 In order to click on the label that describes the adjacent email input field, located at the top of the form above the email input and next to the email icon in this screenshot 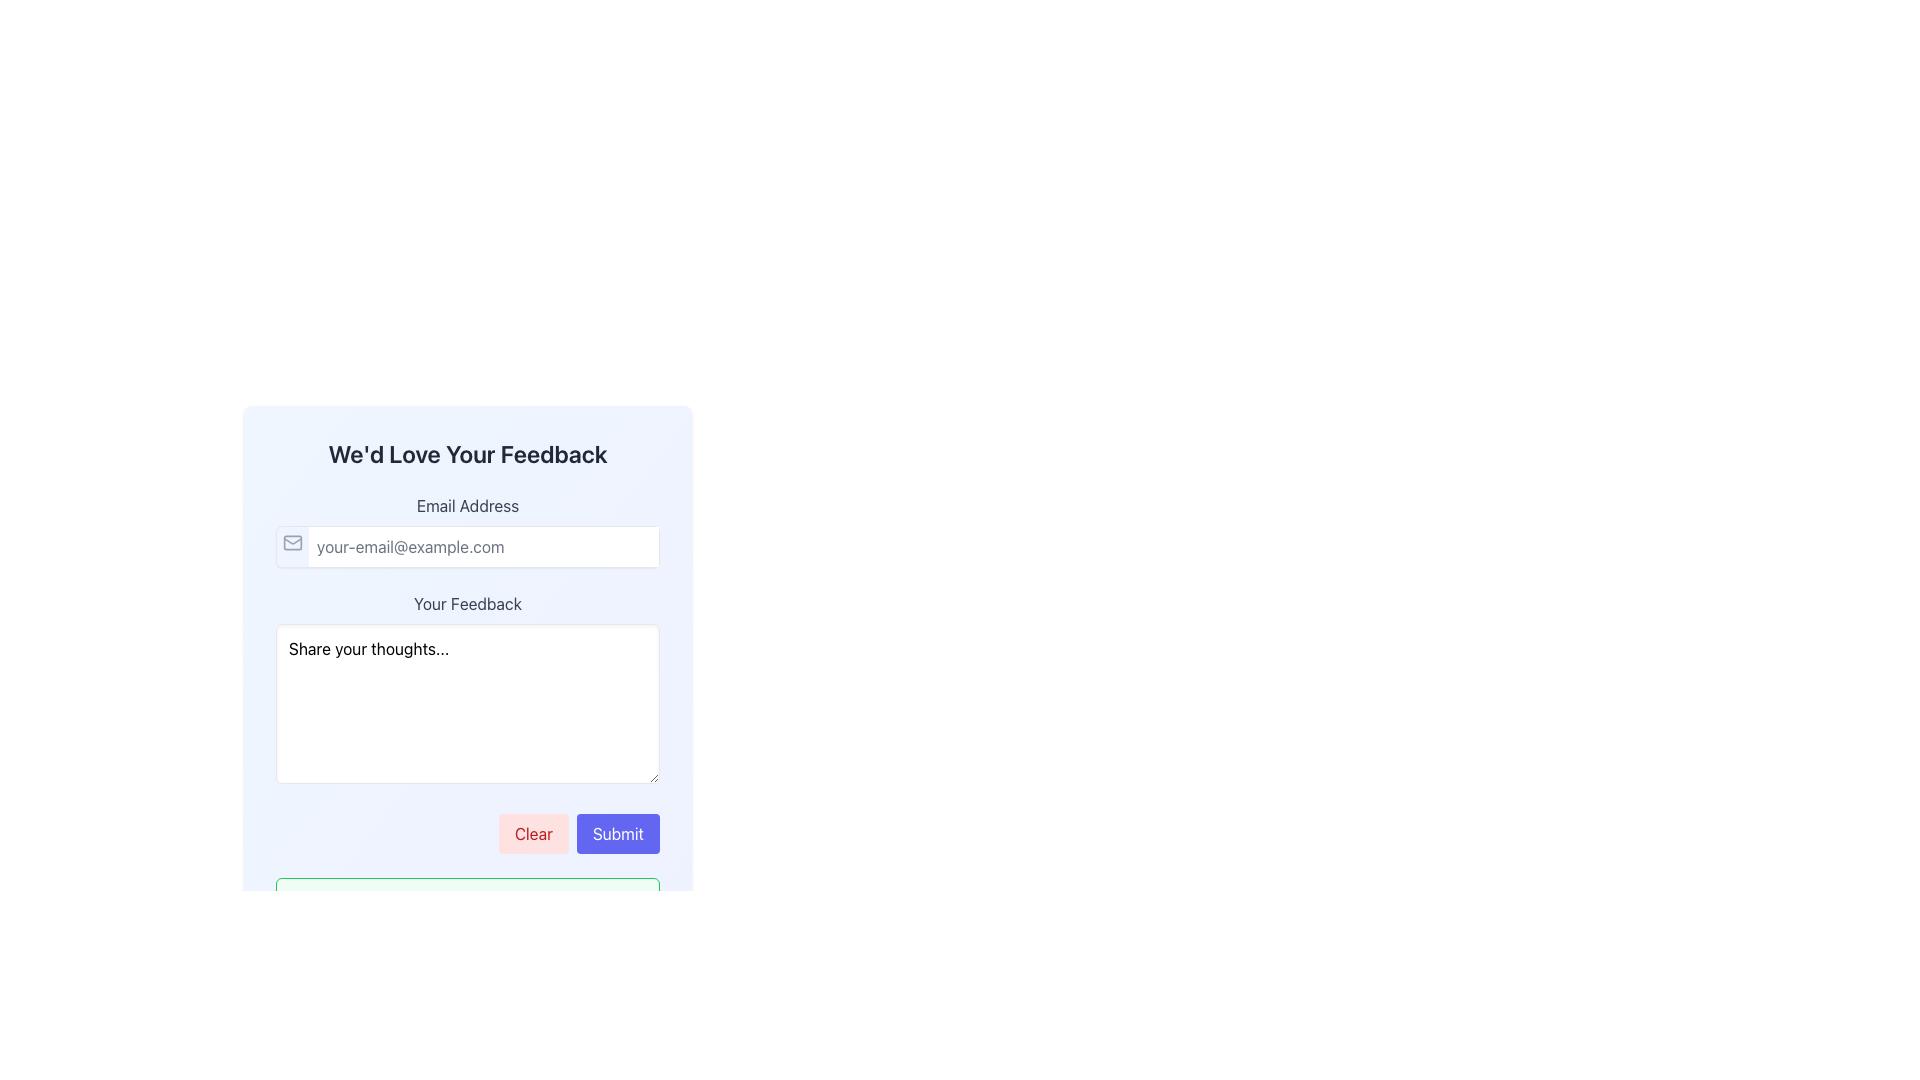, I will do `click(466, 504)`.